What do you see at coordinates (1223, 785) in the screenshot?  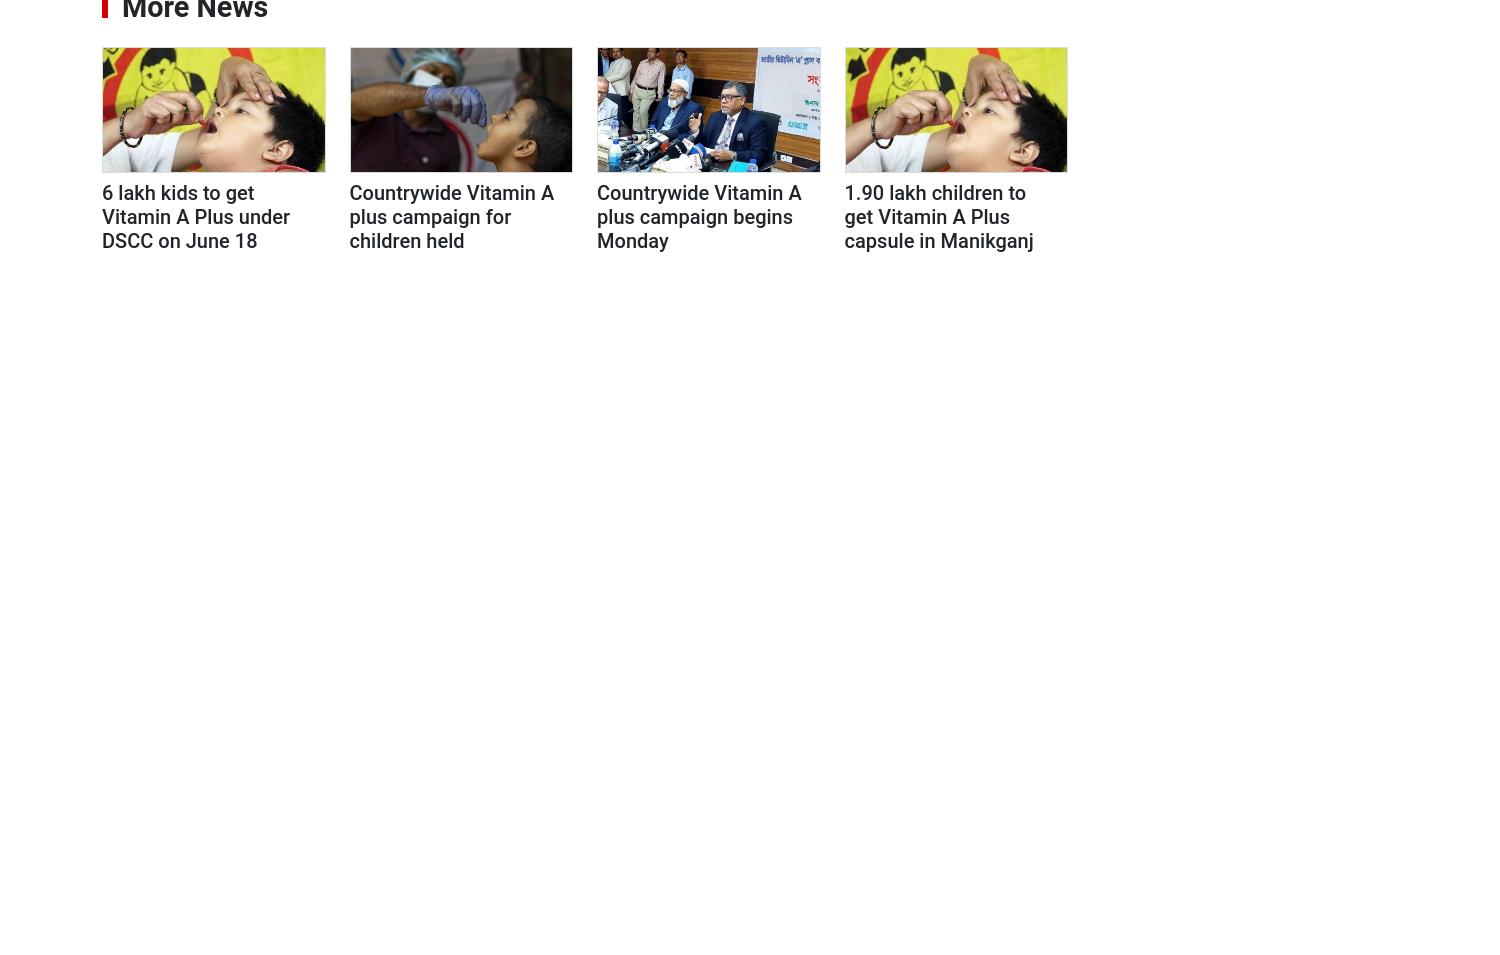 I see `'Hajj registration begins'` at bounding box center [1223, 785].